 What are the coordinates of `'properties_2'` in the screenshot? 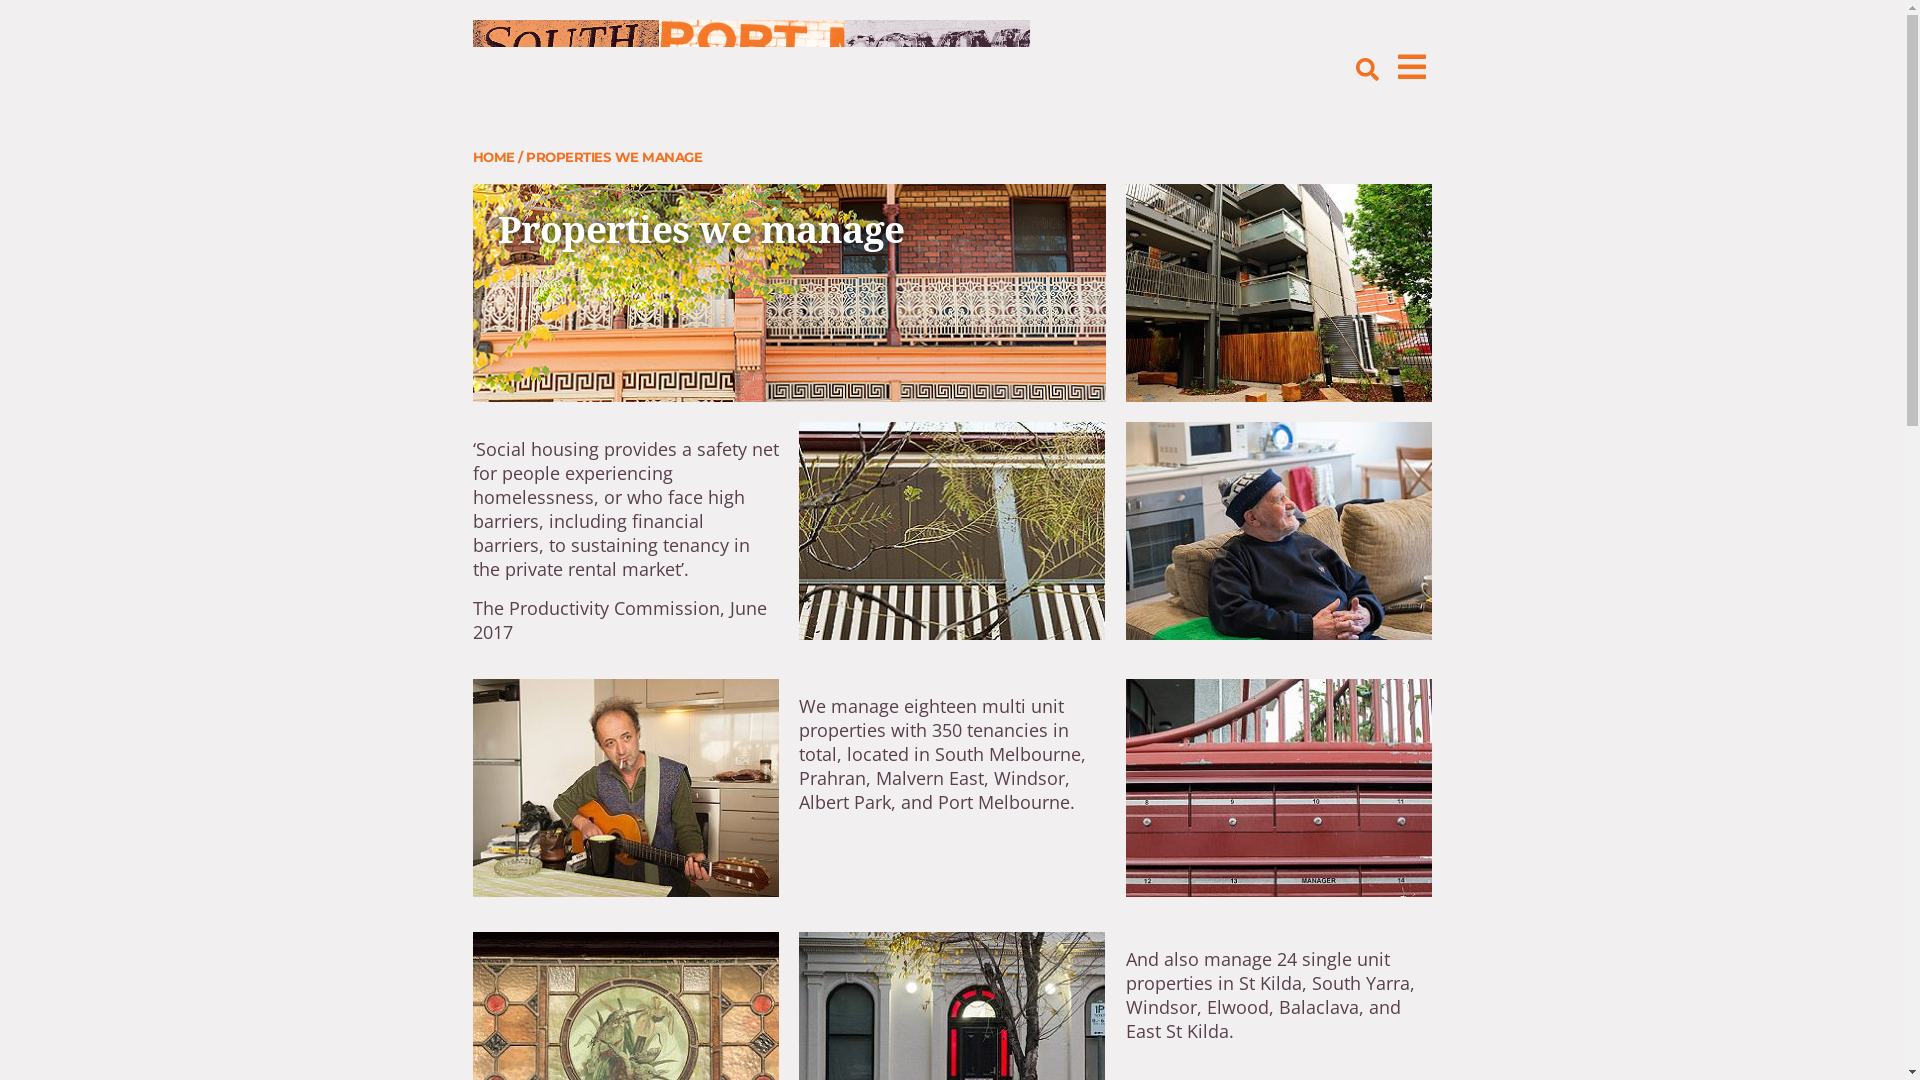 It's located at (1277, 293).